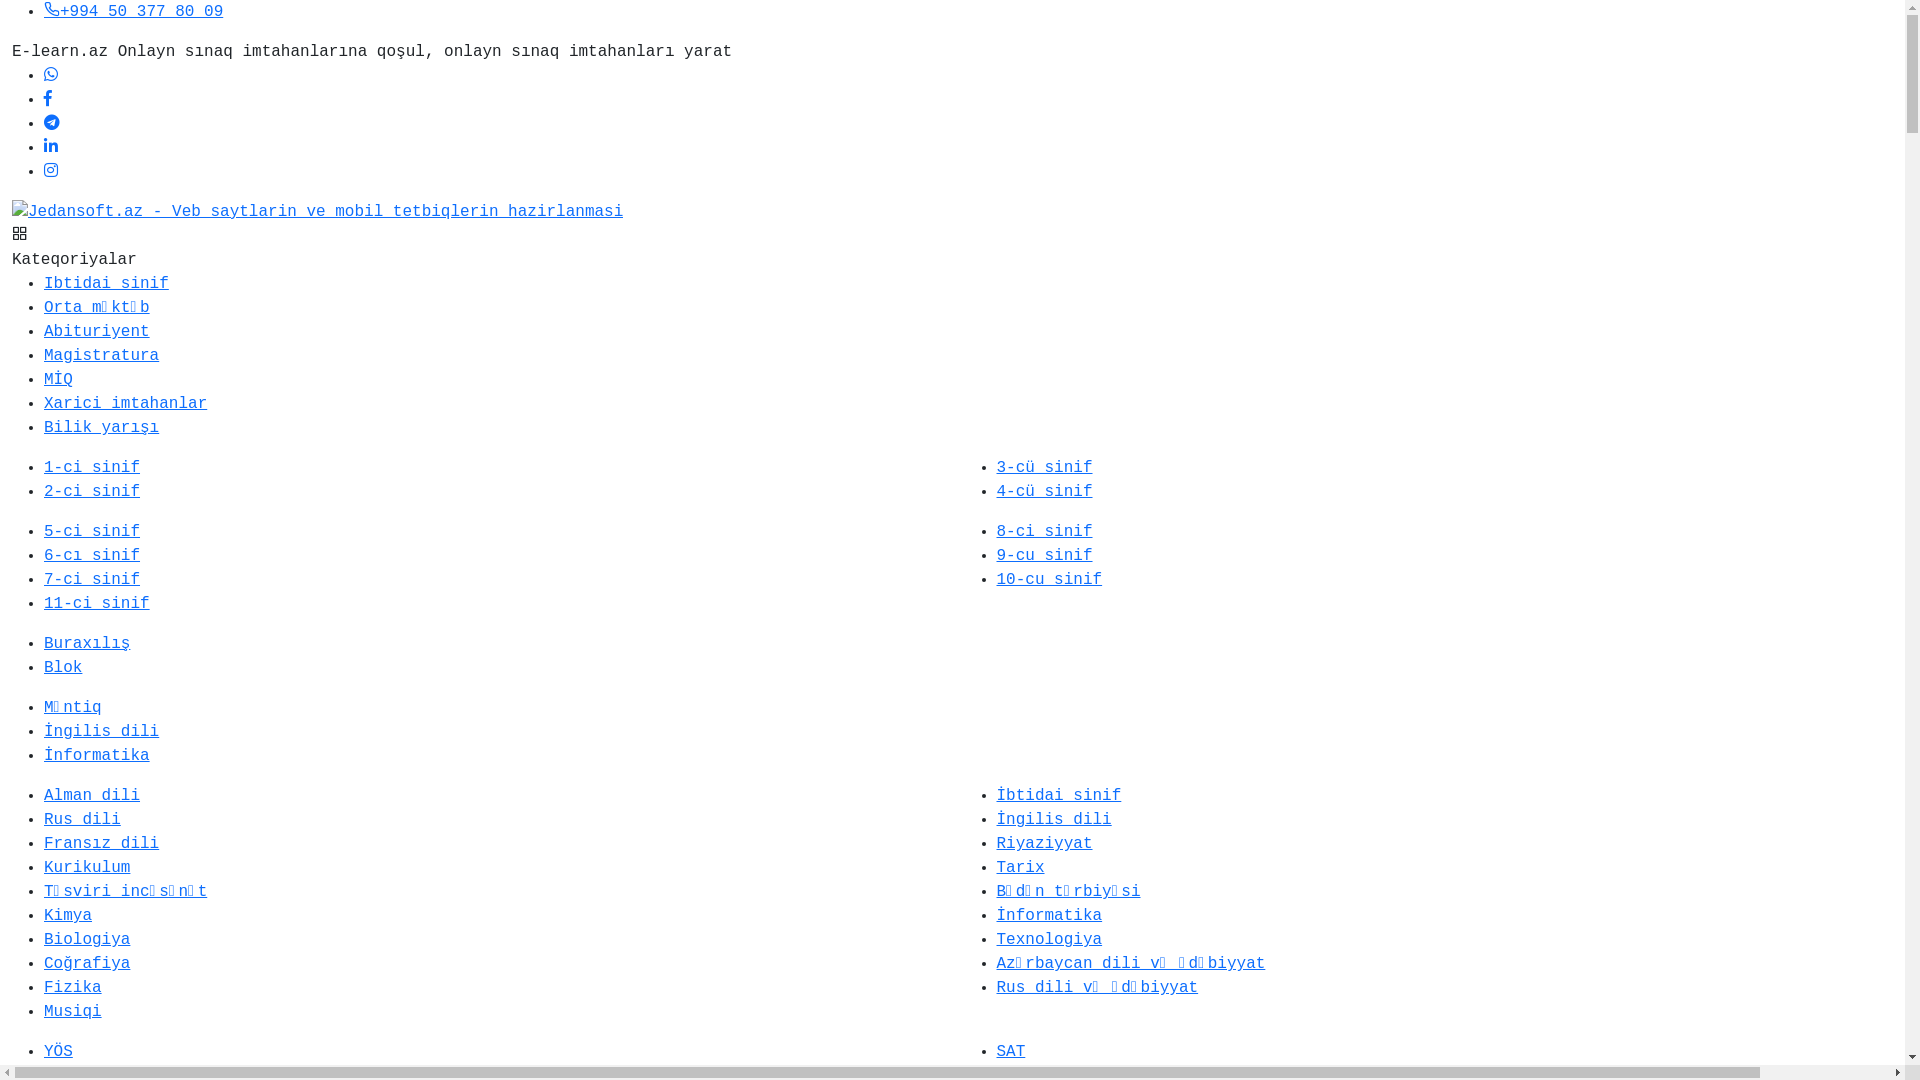 The image size is (1920, 1080). What do you see at coordinates (67, 915) in the screenshot?
I see `'Kimya'` at bounding box center [67, 915].